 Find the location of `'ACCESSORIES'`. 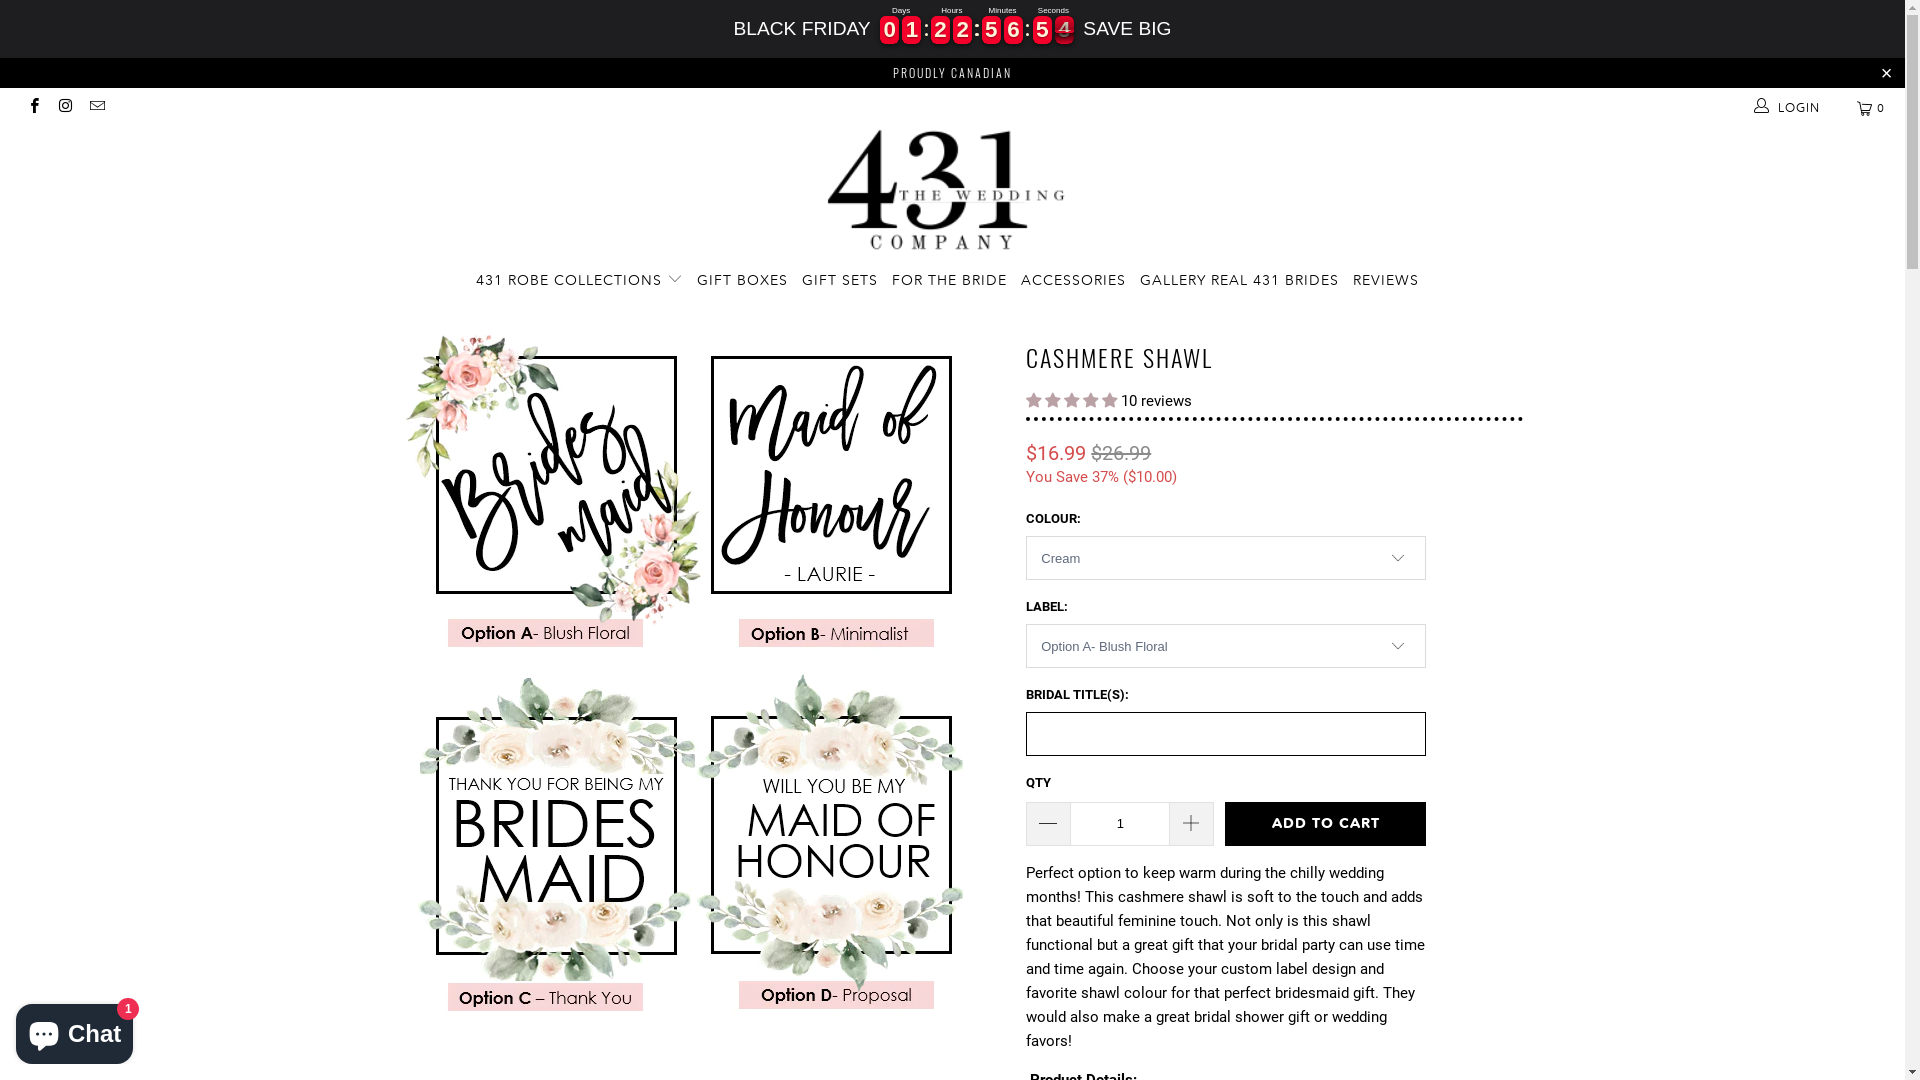

'ACCESSORIES' is located at coordinates (1072, 280).